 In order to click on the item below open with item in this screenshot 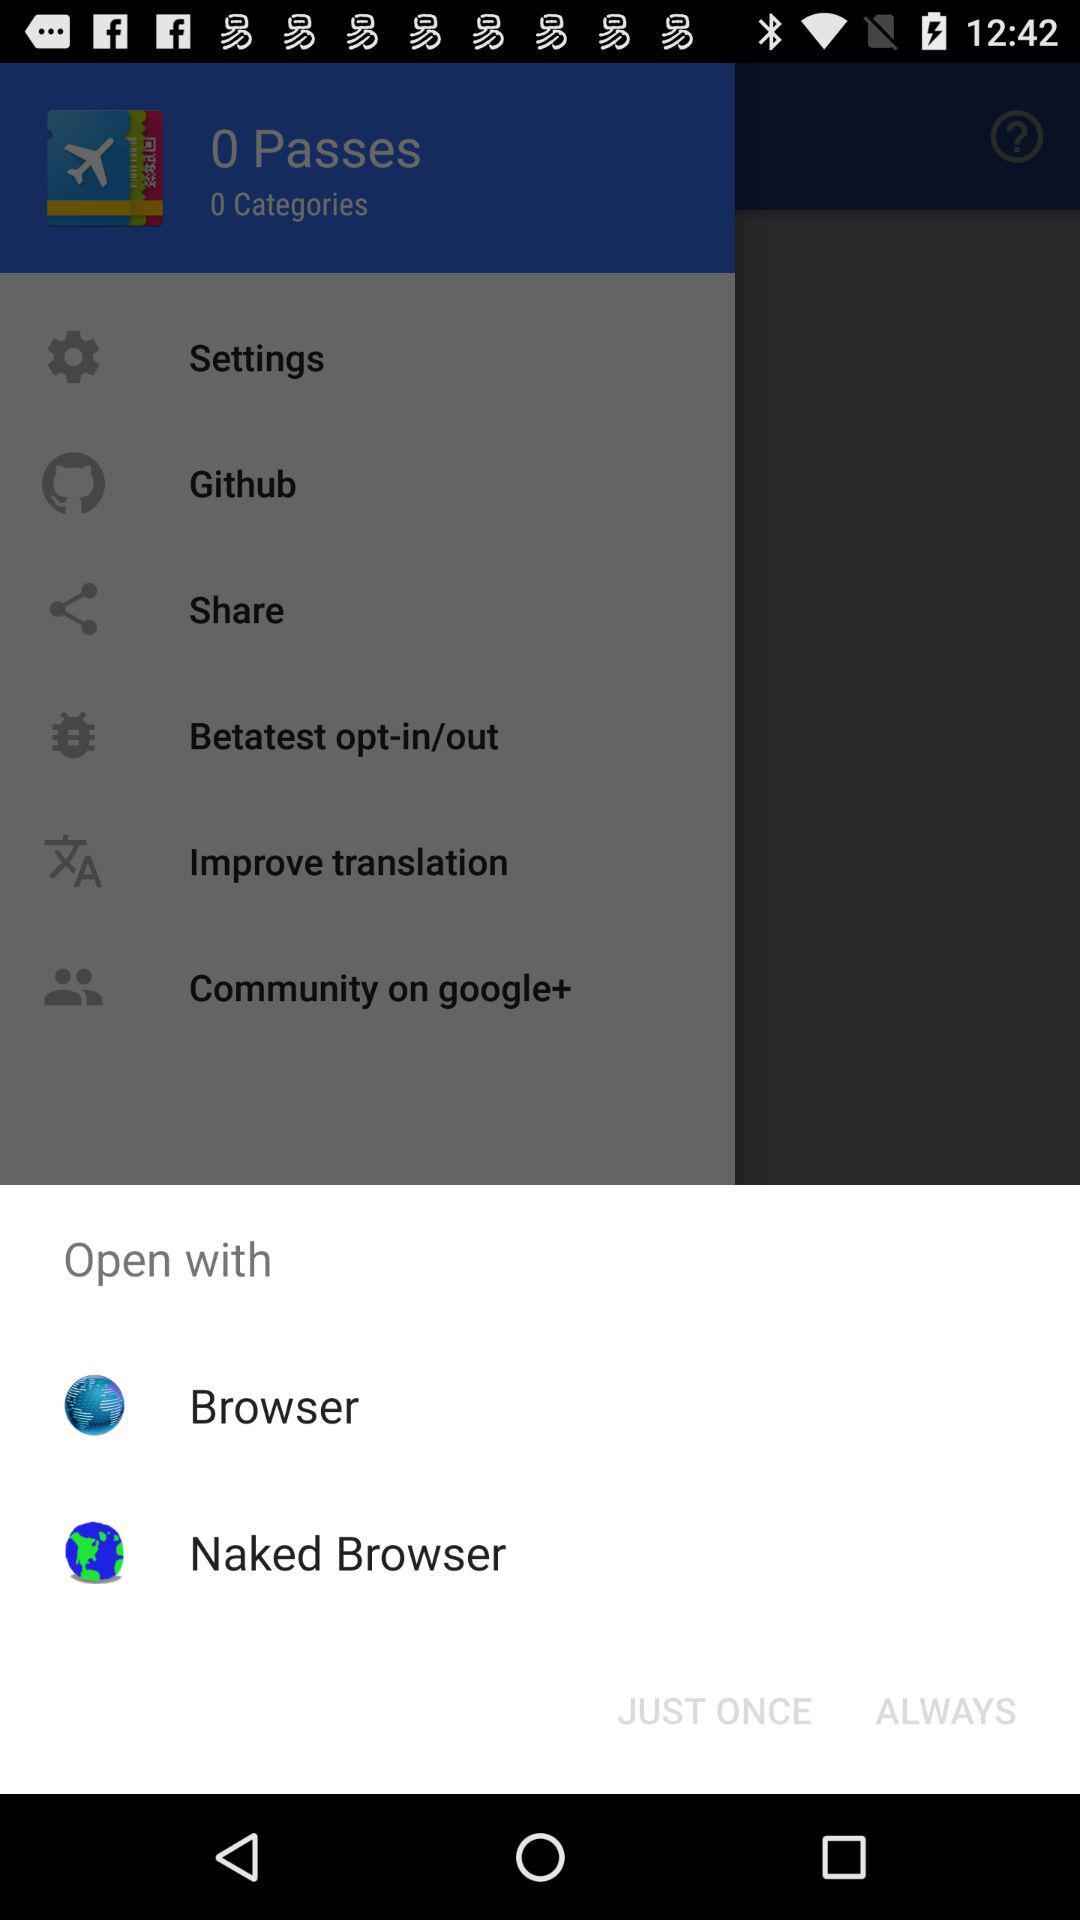, I will do `click(713, 1708)`.